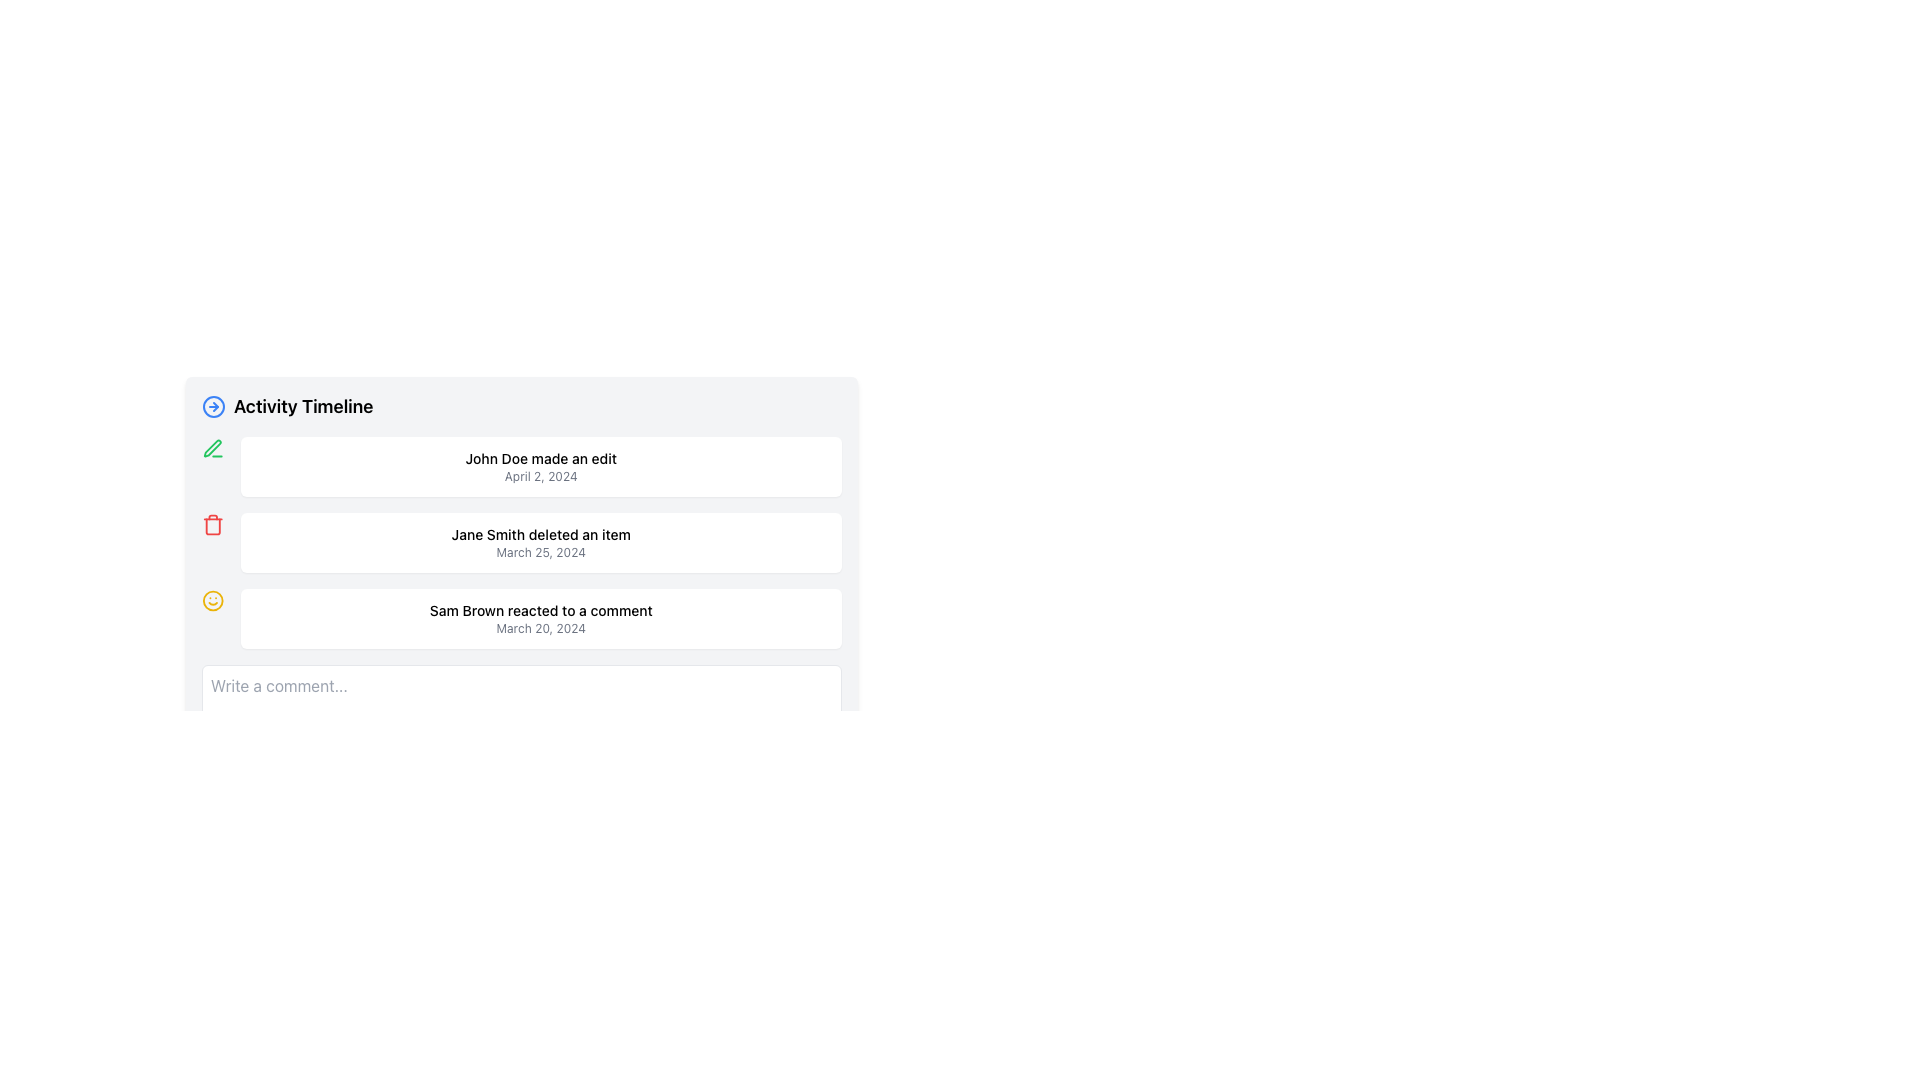 The height and width of the screenshot is (1080, 1920). I want to click on information from the third Activity log entry in the 'Activity Timeline' section, which shows 'Sam Brown reacted to a comment' and the timestamp 'March 20, 2024', so click(541, 617).